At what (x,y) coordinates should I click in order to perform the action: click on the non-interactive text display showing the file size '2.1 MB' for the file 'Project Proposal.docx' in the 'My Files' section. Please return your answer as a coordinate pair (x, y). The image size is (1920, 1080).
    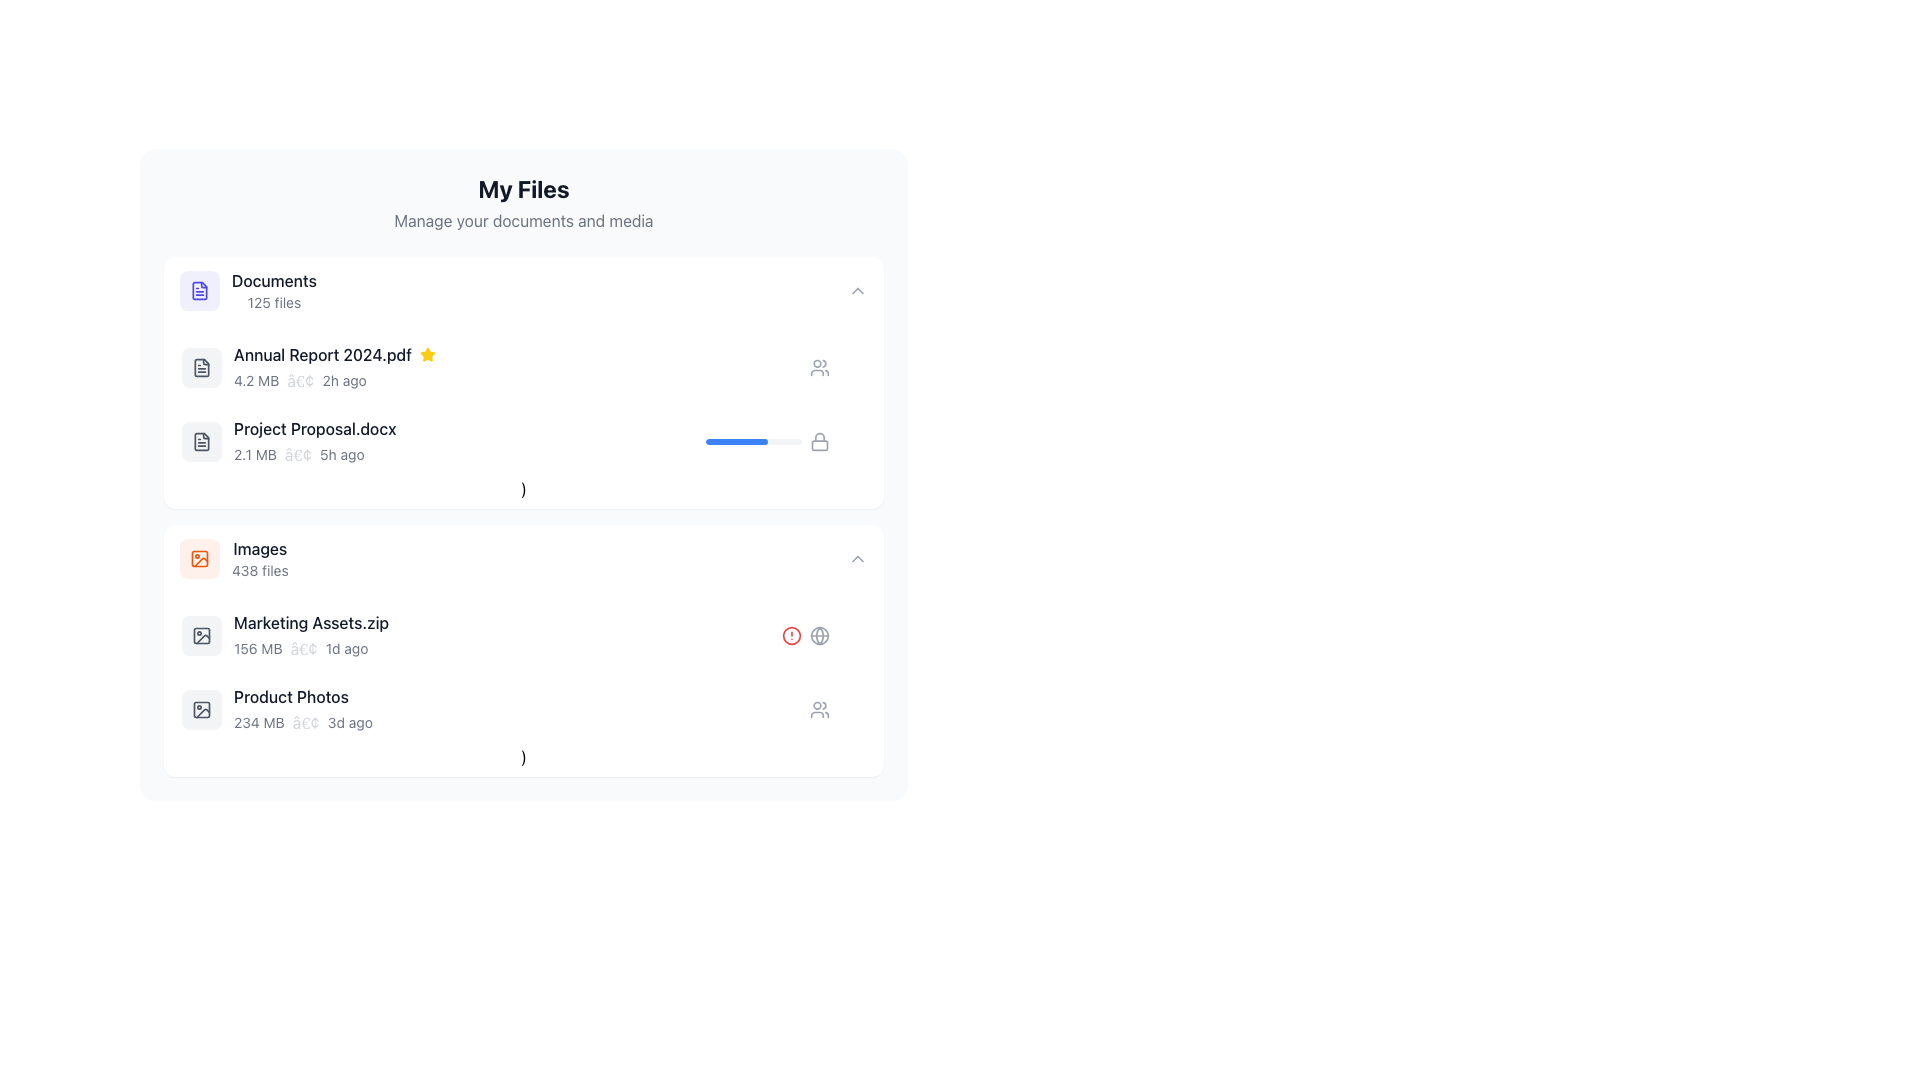
    Looking at the image, I should click on (254, 455).